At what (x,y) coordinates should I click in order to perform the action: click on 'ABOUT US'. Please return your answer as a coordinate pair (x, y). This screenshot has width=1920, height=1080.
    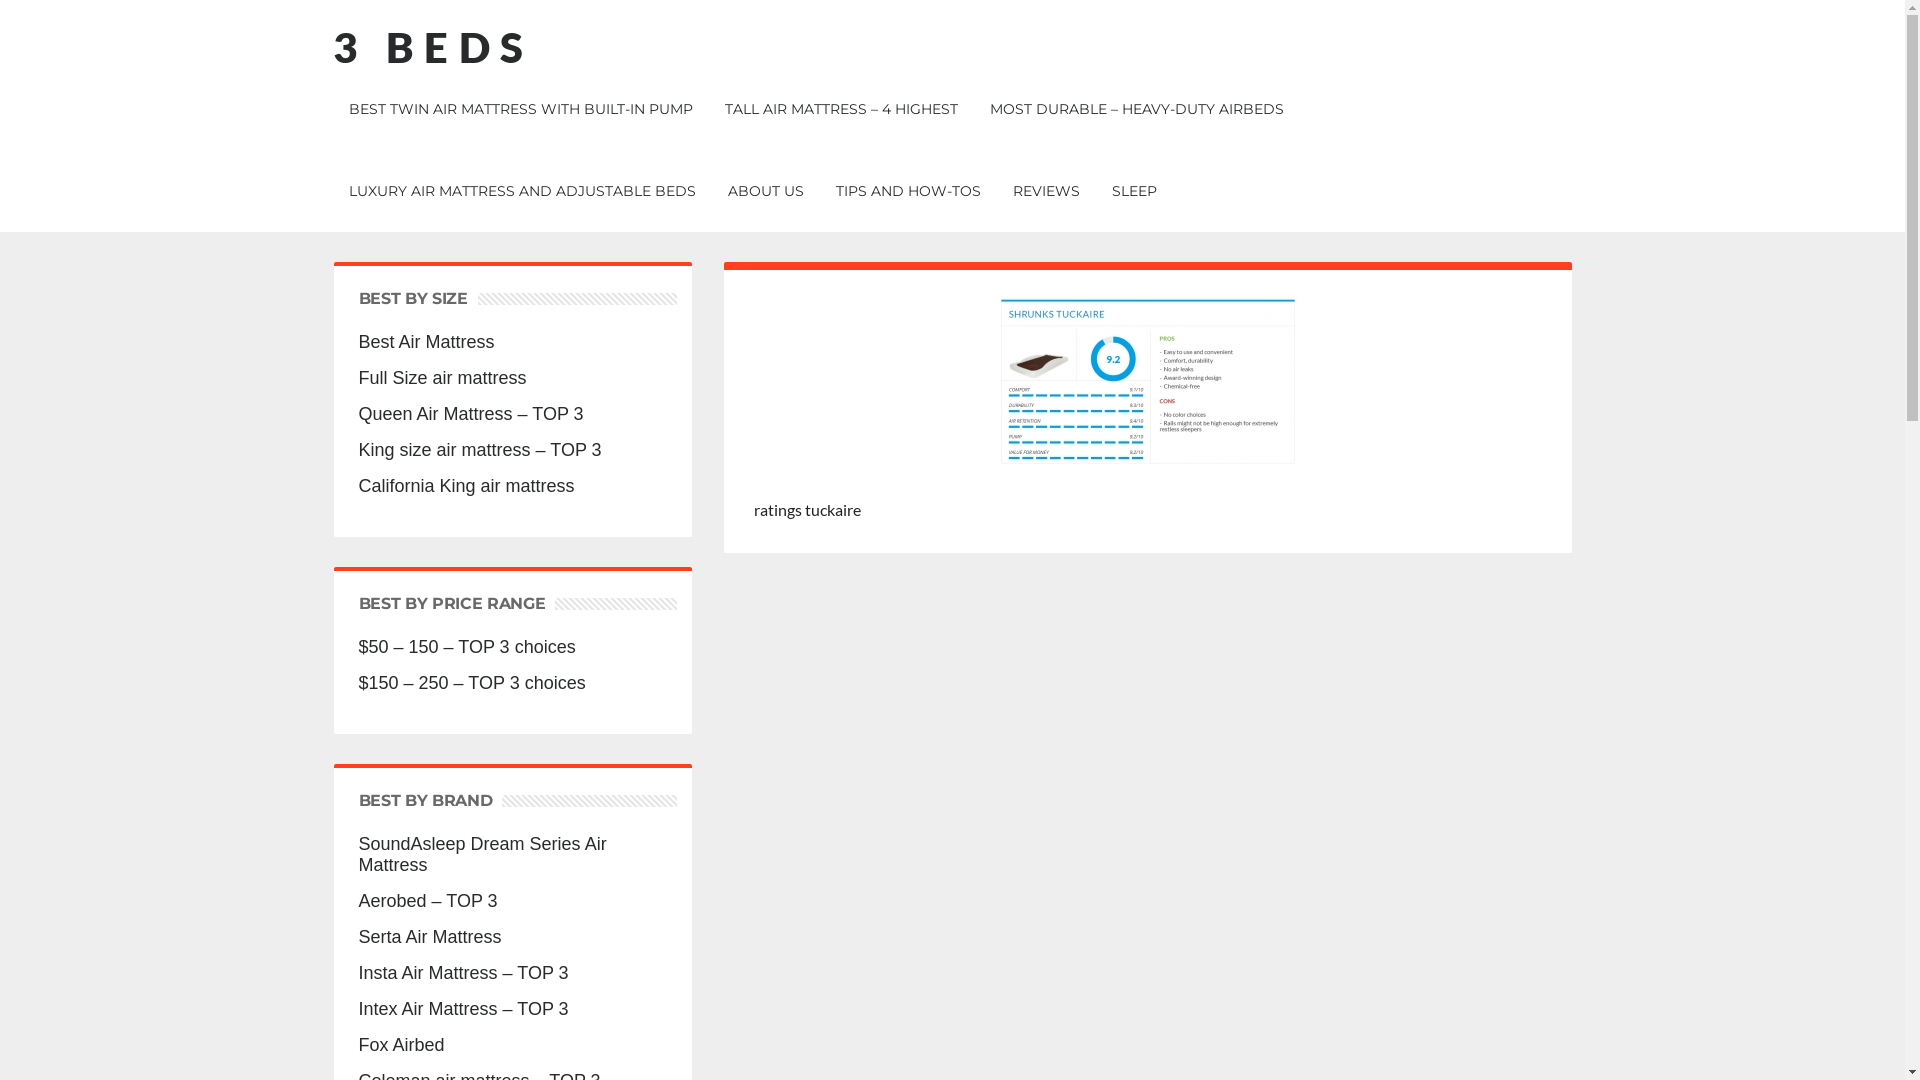
    Looking at the image, I should click on (714, 191).